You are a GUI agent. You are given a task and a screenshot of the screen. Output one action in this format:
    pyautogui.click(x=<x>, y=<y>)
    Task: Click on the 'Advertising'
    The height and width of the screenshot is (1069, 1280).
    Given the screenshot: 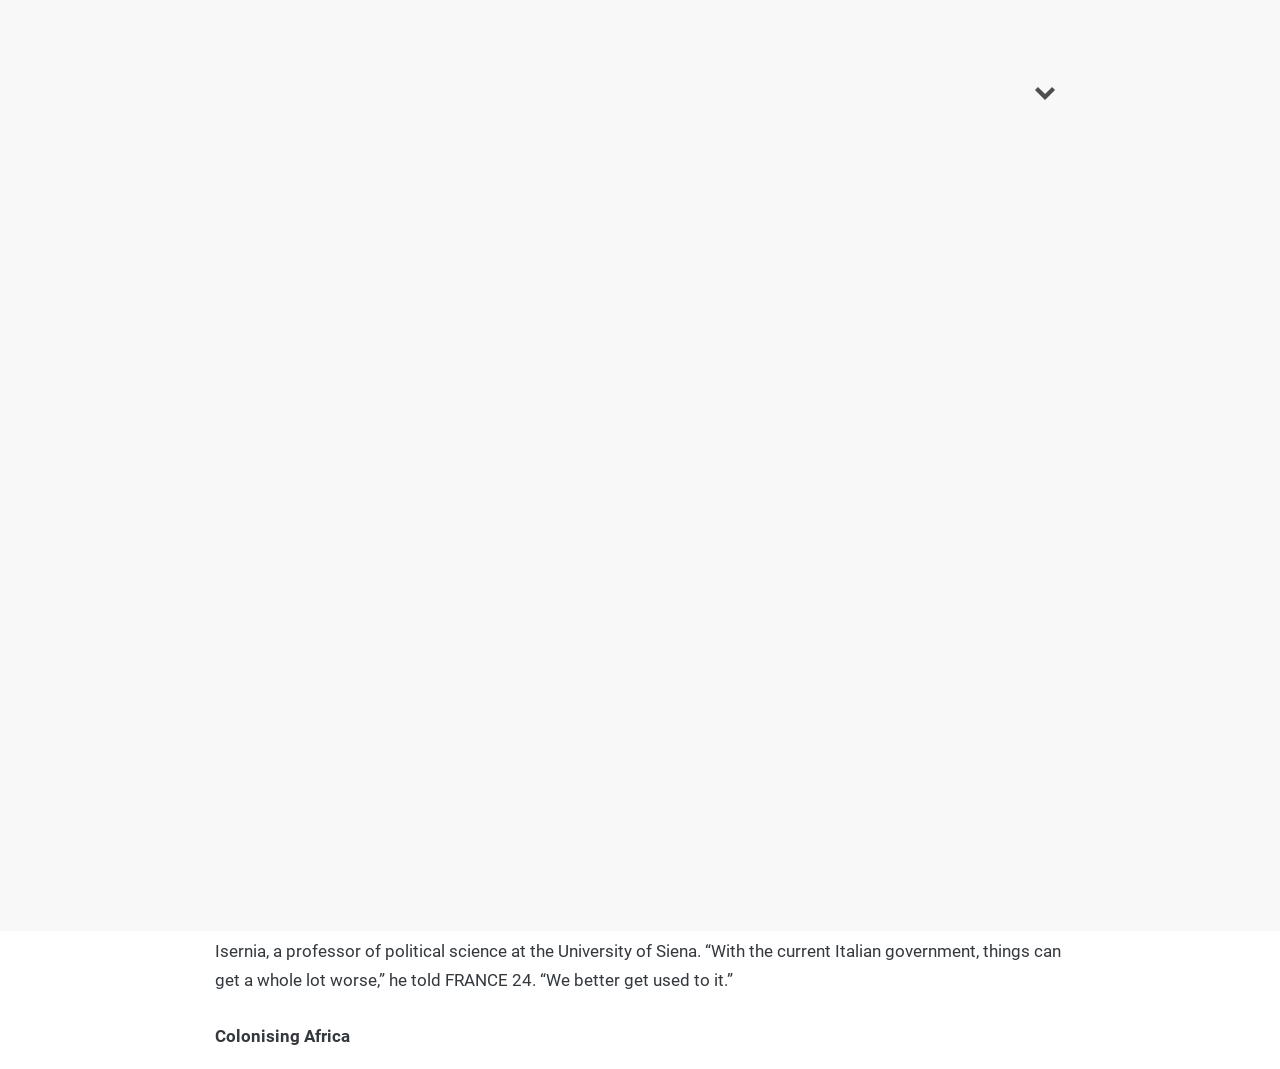 What is the action you would take?
    pyautogui.click(x=806, y=402)
    